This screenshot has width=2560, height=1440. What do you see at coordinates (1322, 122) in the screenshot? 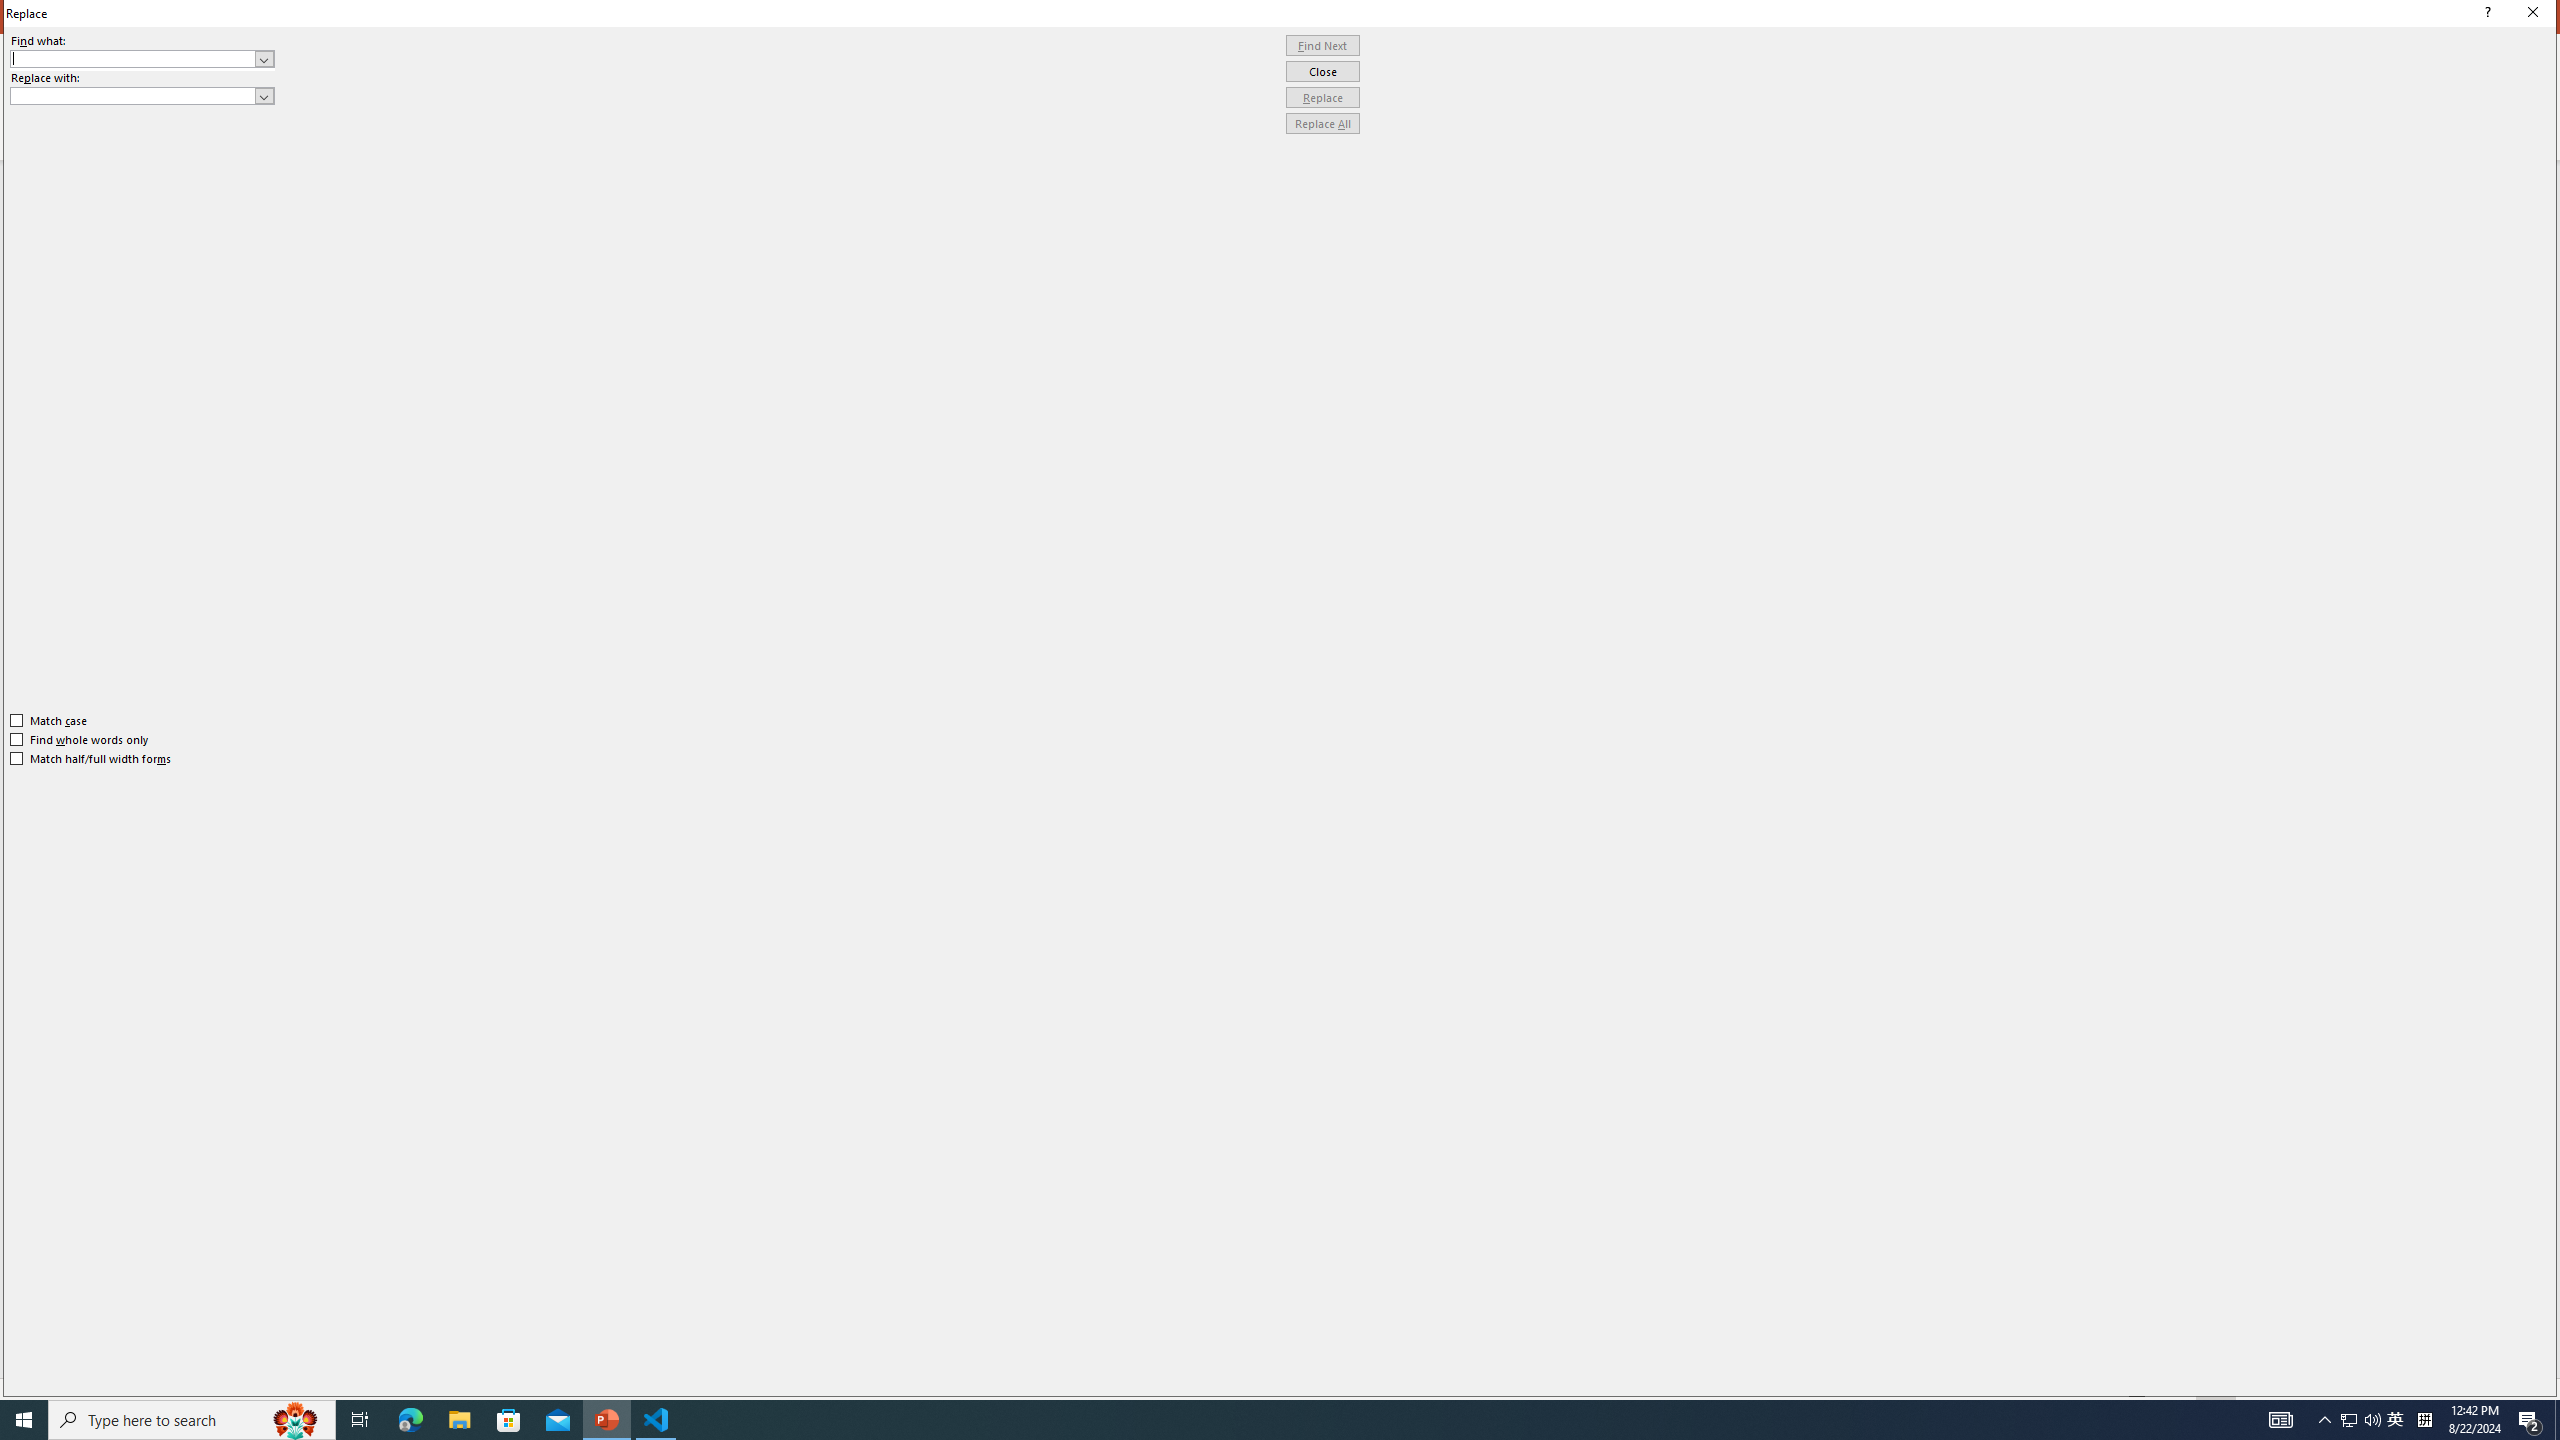
I see `'Replace All'` at bounding box center [1322, 122].